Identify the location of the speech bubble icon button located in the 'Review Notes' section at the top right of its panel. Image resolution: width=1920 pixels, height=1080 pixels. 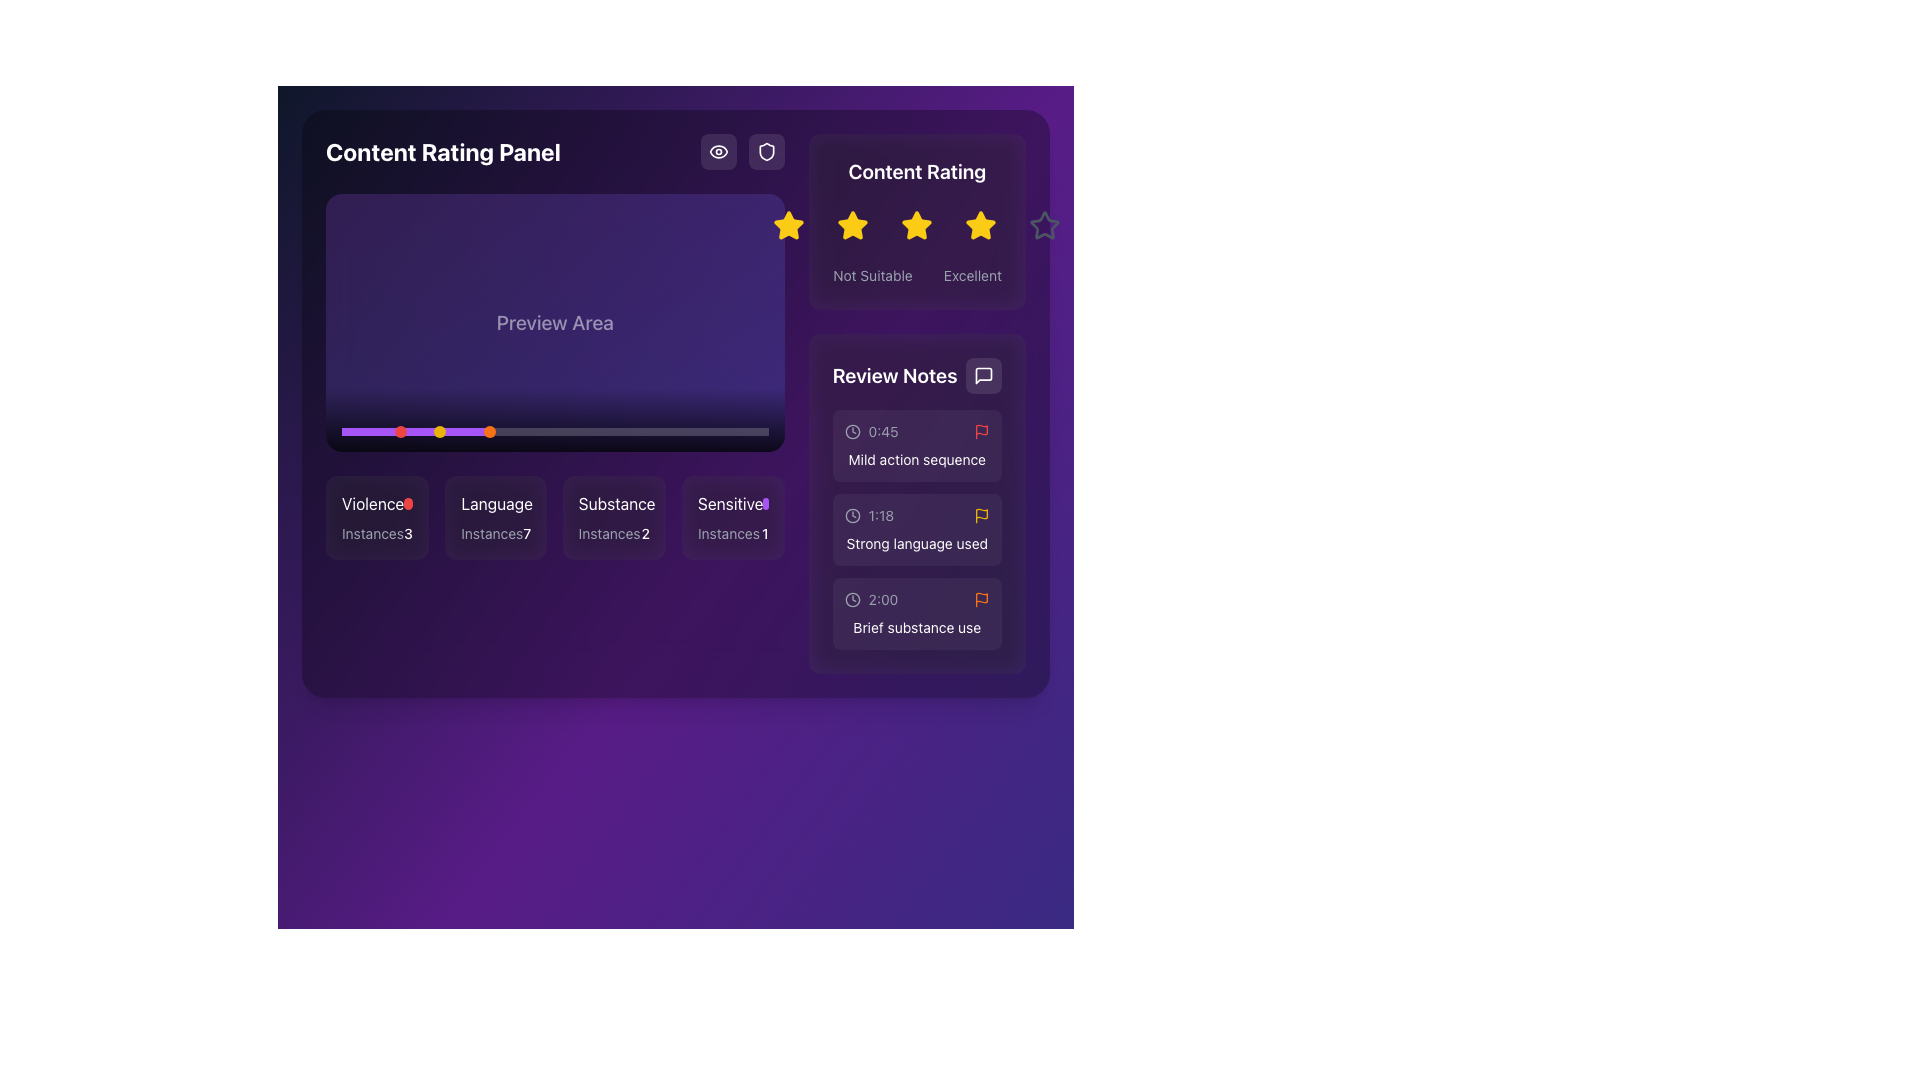
(983, 375).